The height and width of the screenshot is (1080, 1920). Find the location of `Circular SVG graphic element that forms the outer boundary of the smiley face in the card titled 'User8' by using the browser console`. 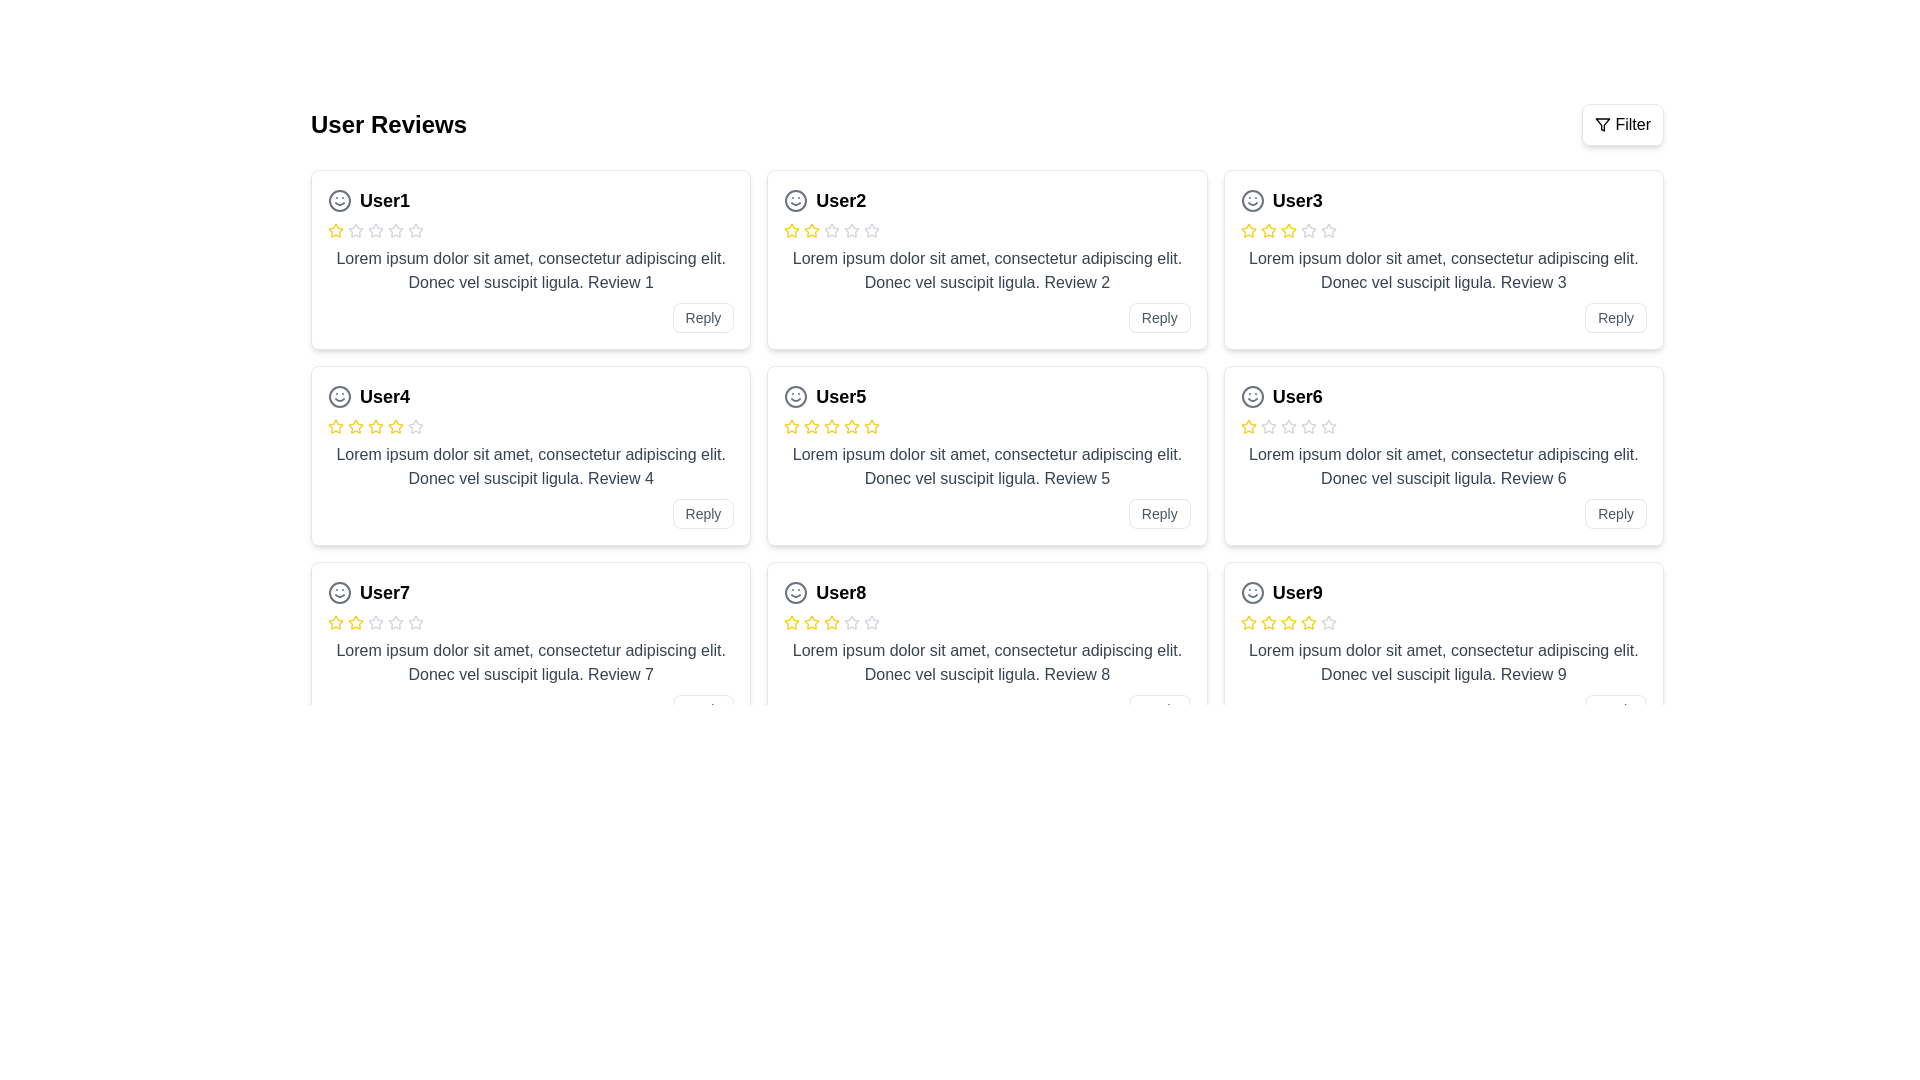

Circular SVG graphic element that forms the outer boundary of the smiley face in the card titled 'User8' by using the browser console is located at coordinates (795, 592).